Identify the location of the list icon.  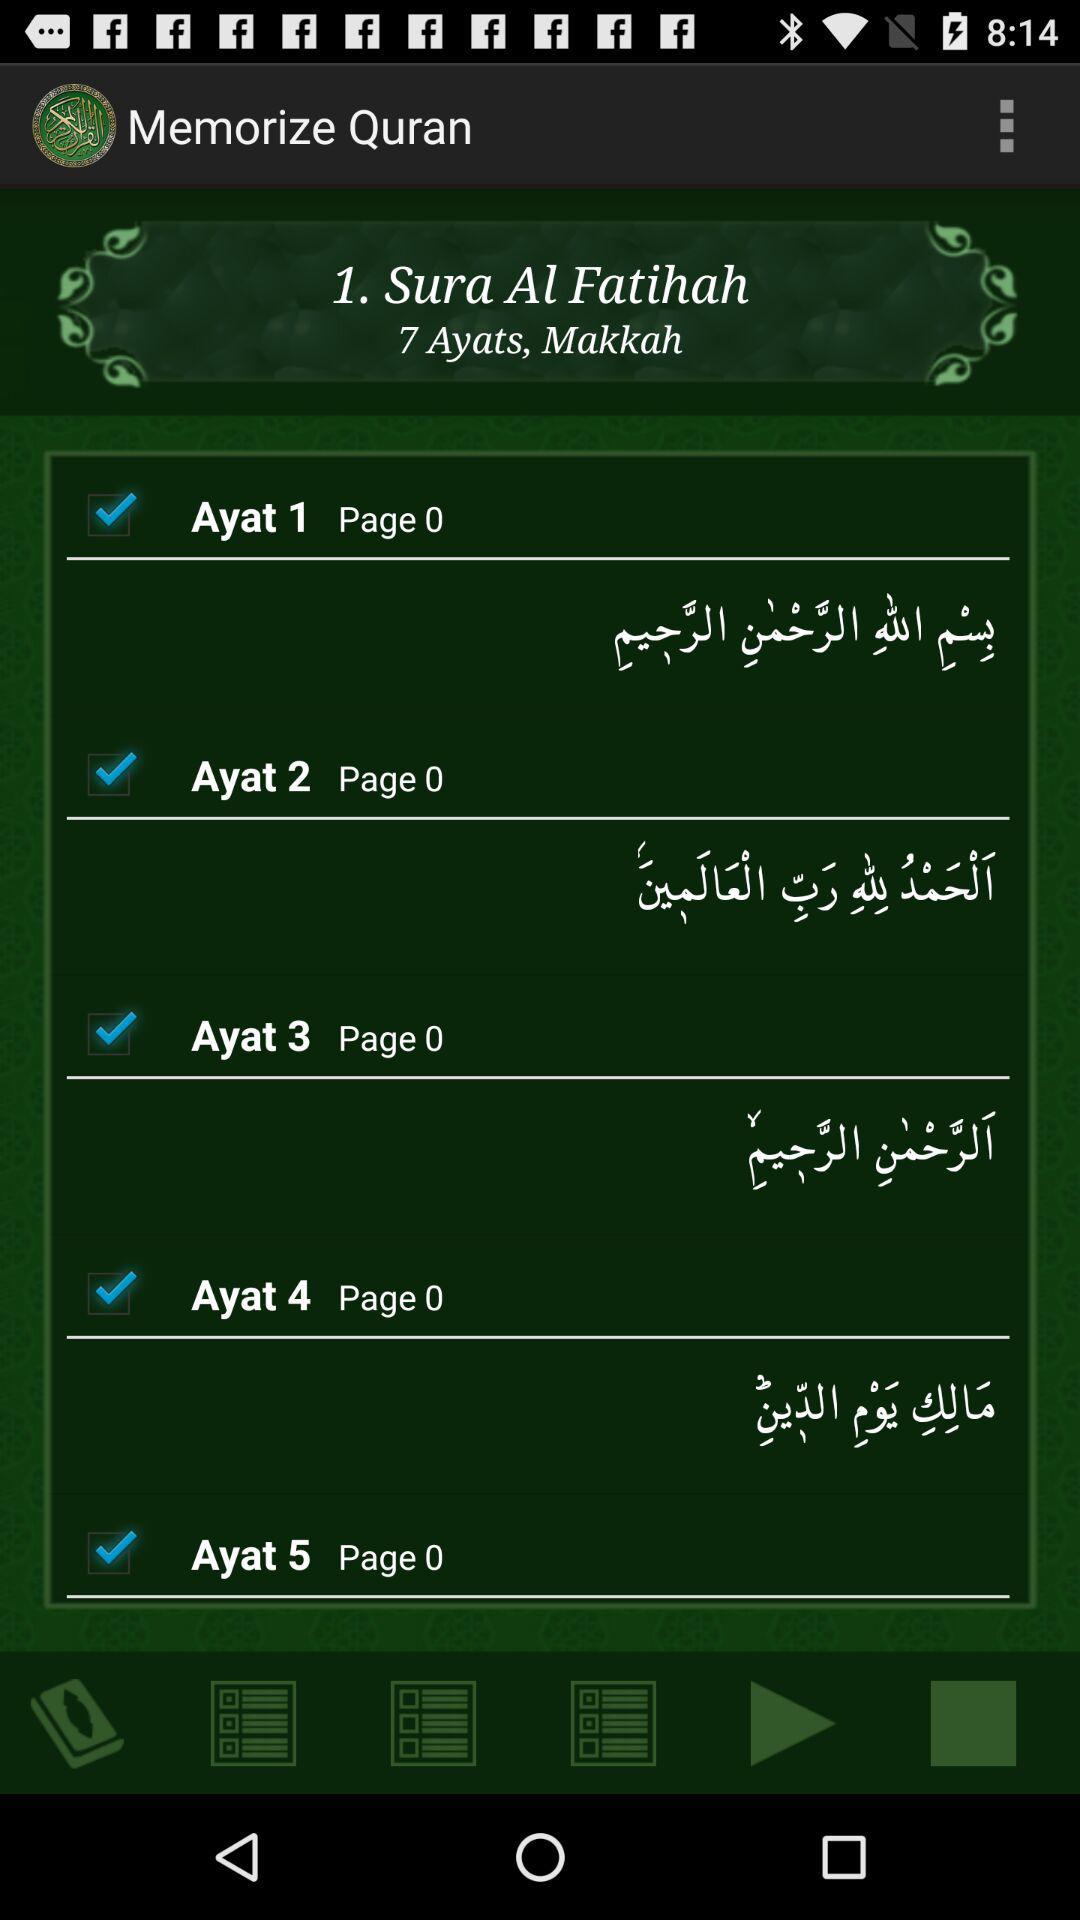
(252, 1843).